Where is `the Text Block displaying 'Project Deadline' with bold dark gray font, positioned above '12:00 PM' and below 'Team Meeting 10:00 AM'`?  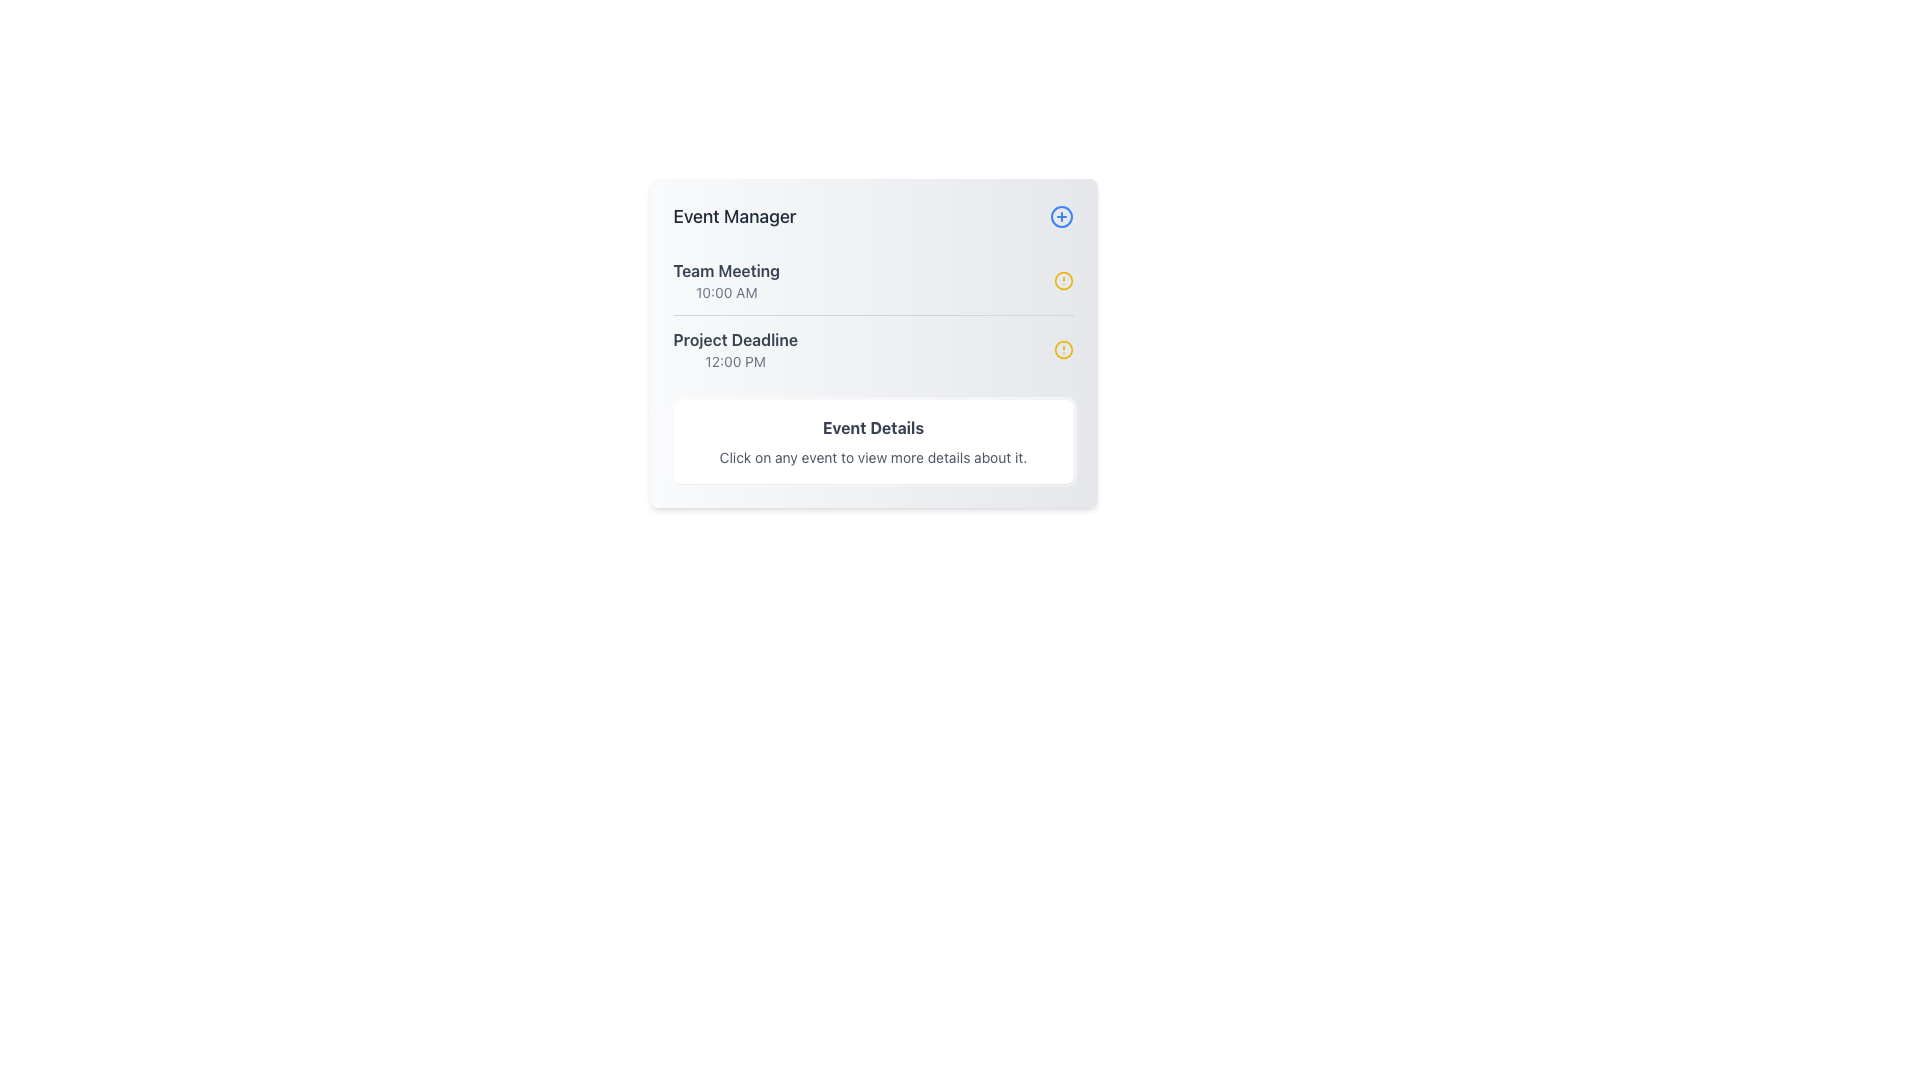 the Text Block displaying 'Project Deadline' with bold dark gray font, positioned above '12:00 PM' and below 'Team Meeting 10:00 AM' is located at coordinates (734, 349).